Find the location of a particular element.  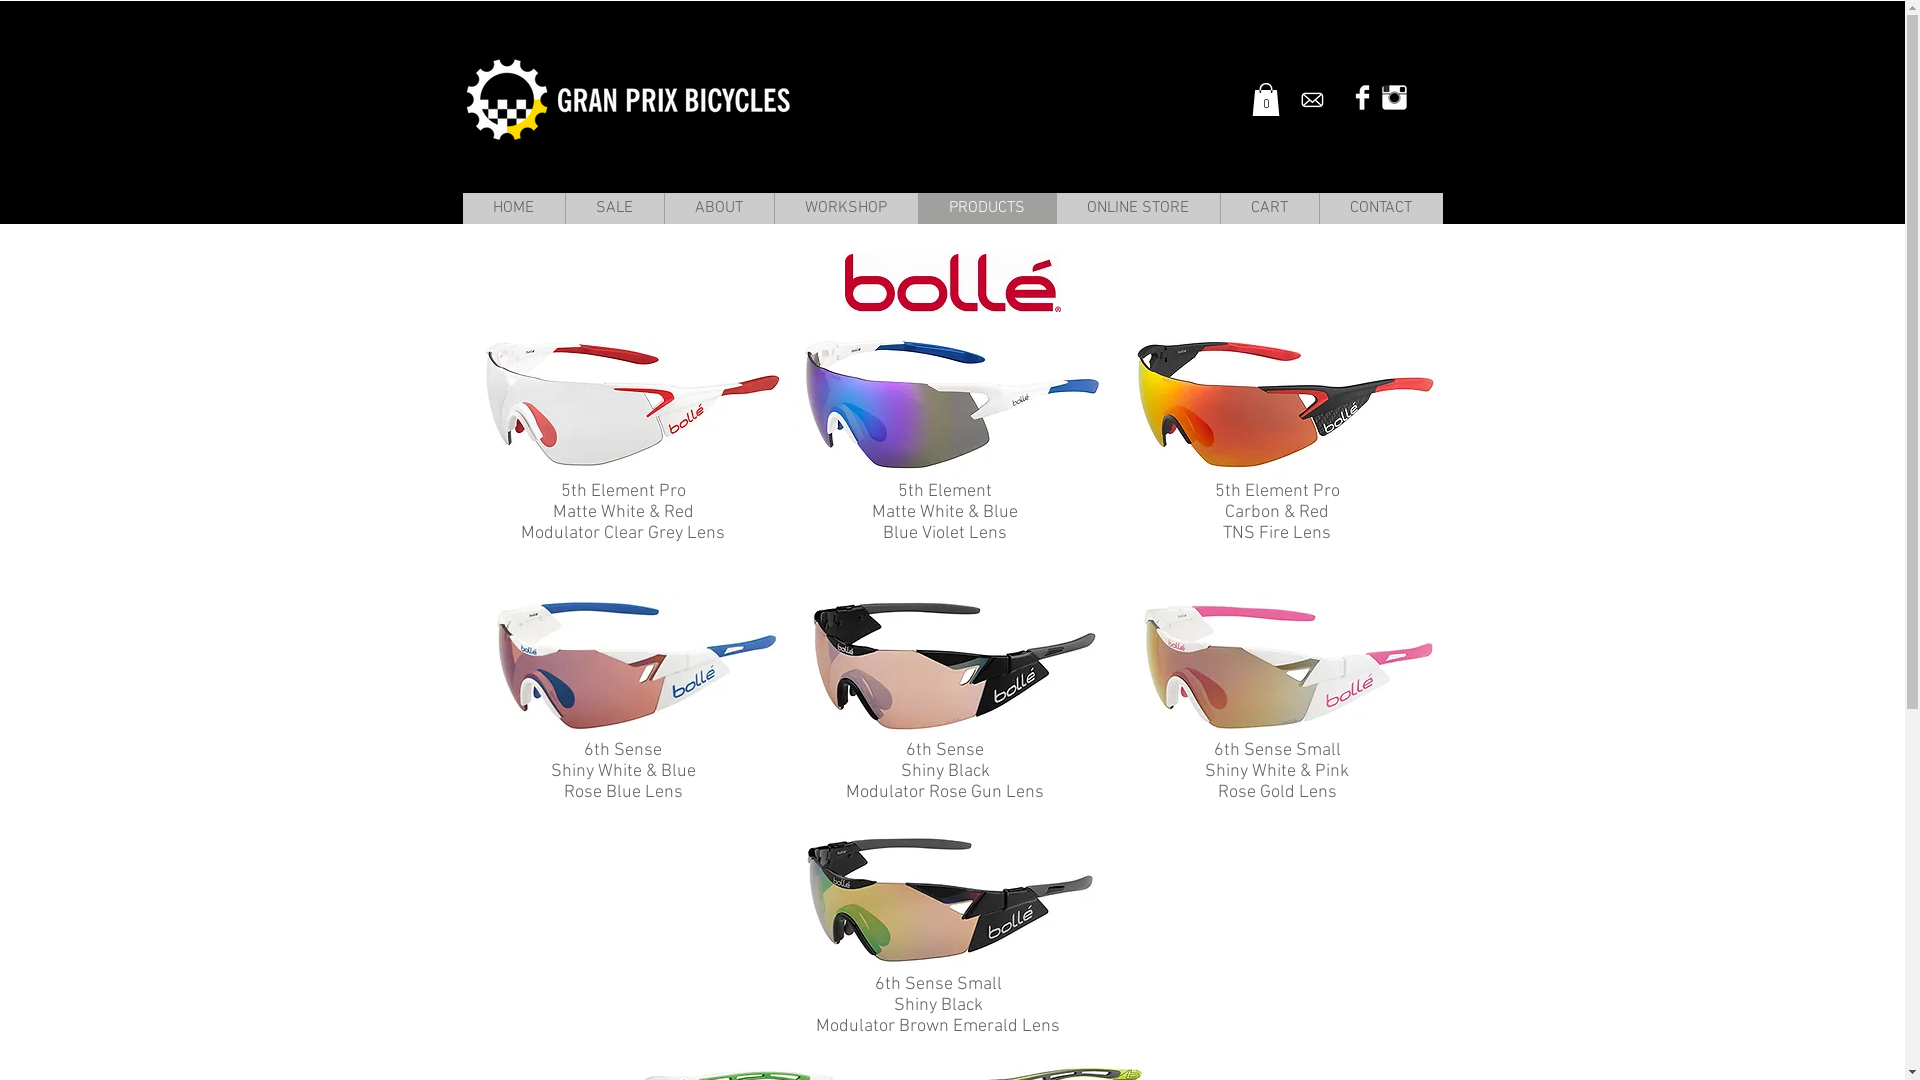

'CONTACT' is located at coordinates (1379, 208).